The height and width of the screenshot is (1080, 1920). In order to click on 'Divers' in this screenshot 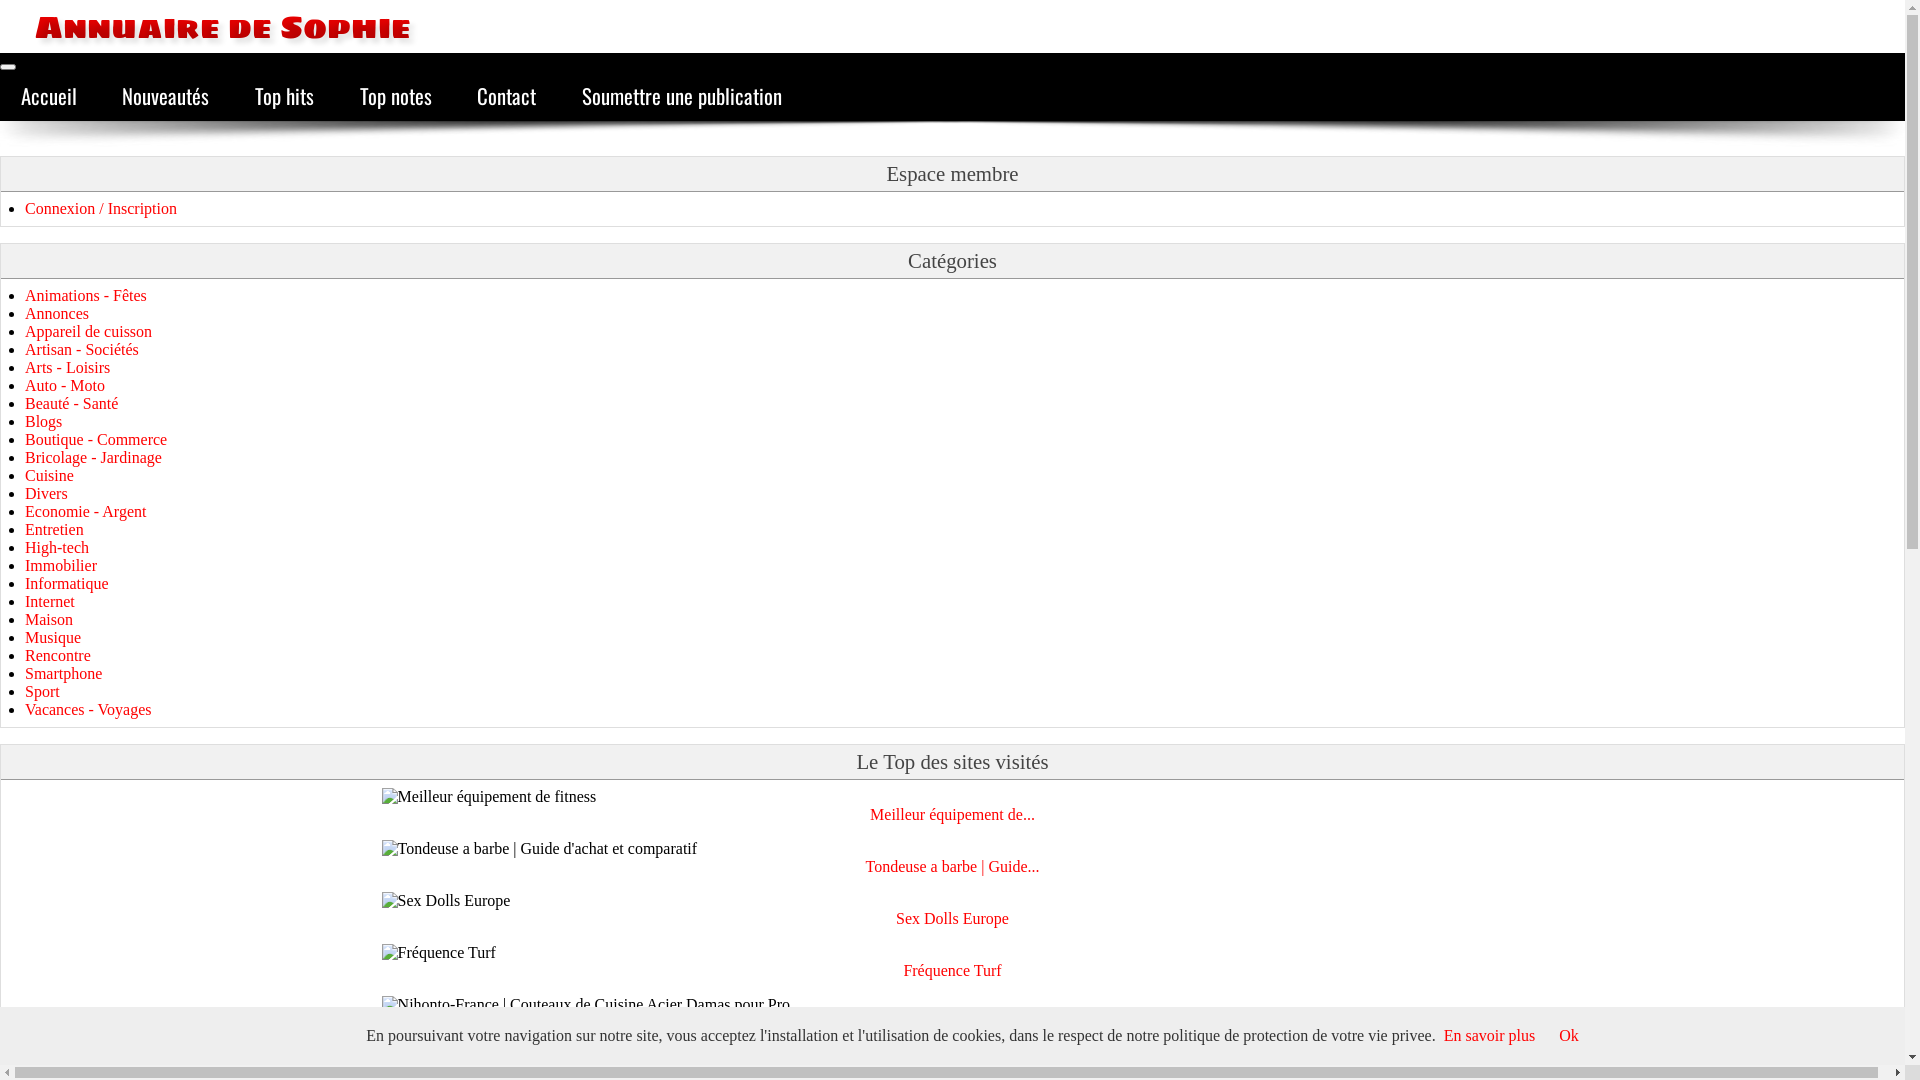, I will do `click(24, 493)`.